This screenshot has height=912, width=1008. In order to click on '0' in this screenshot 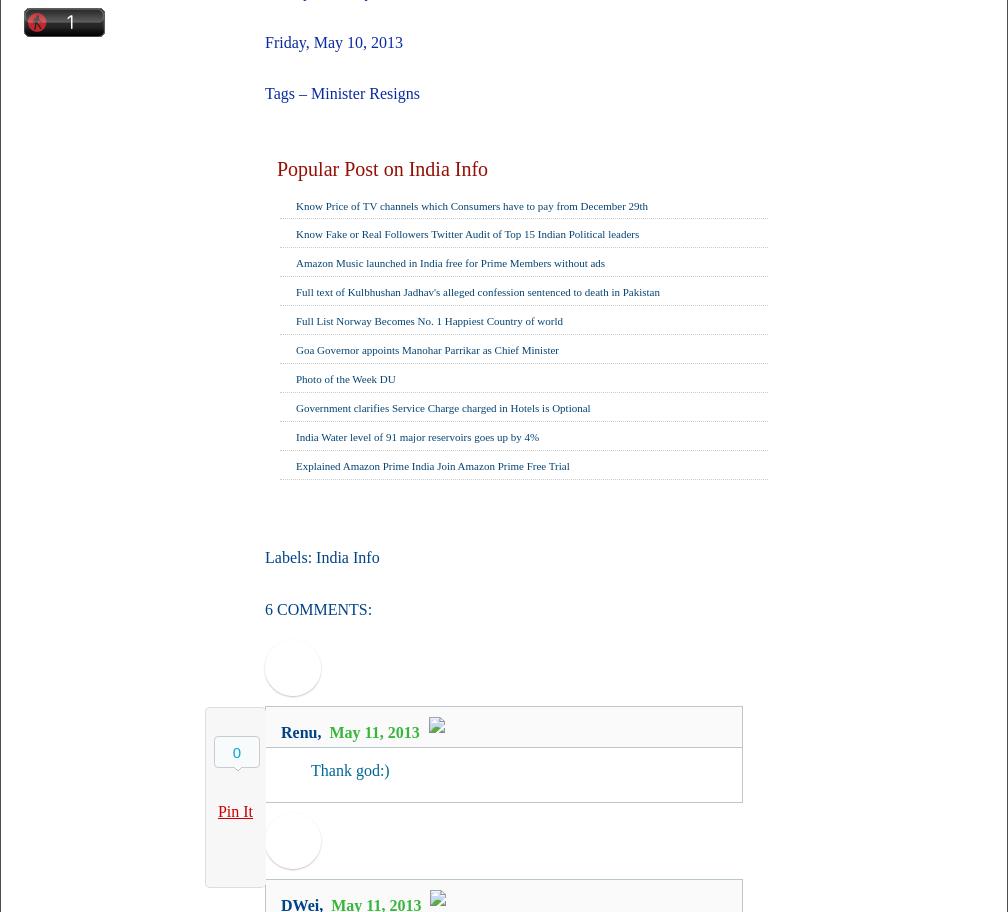, I will do `click(232, 751)`.